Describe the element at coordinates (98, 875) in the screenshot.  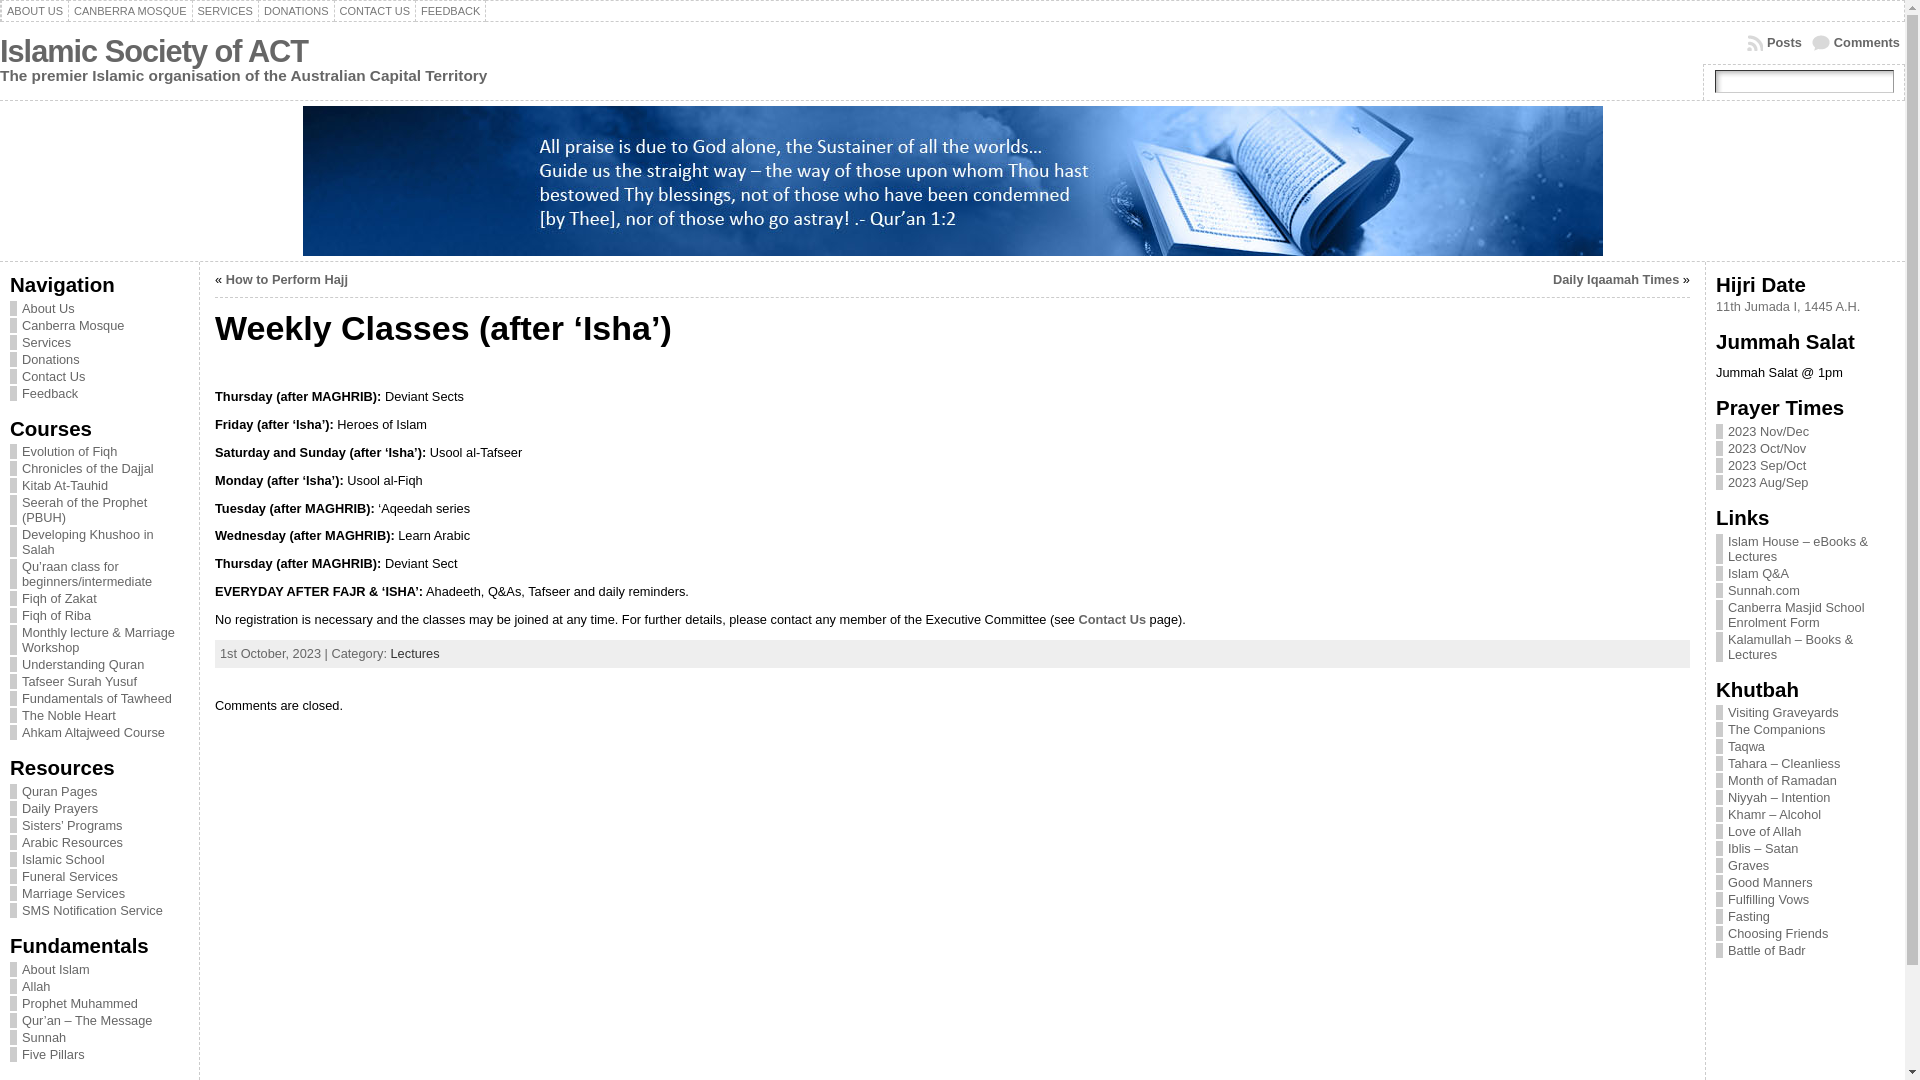
I see `'Funeral Services'` at that location.